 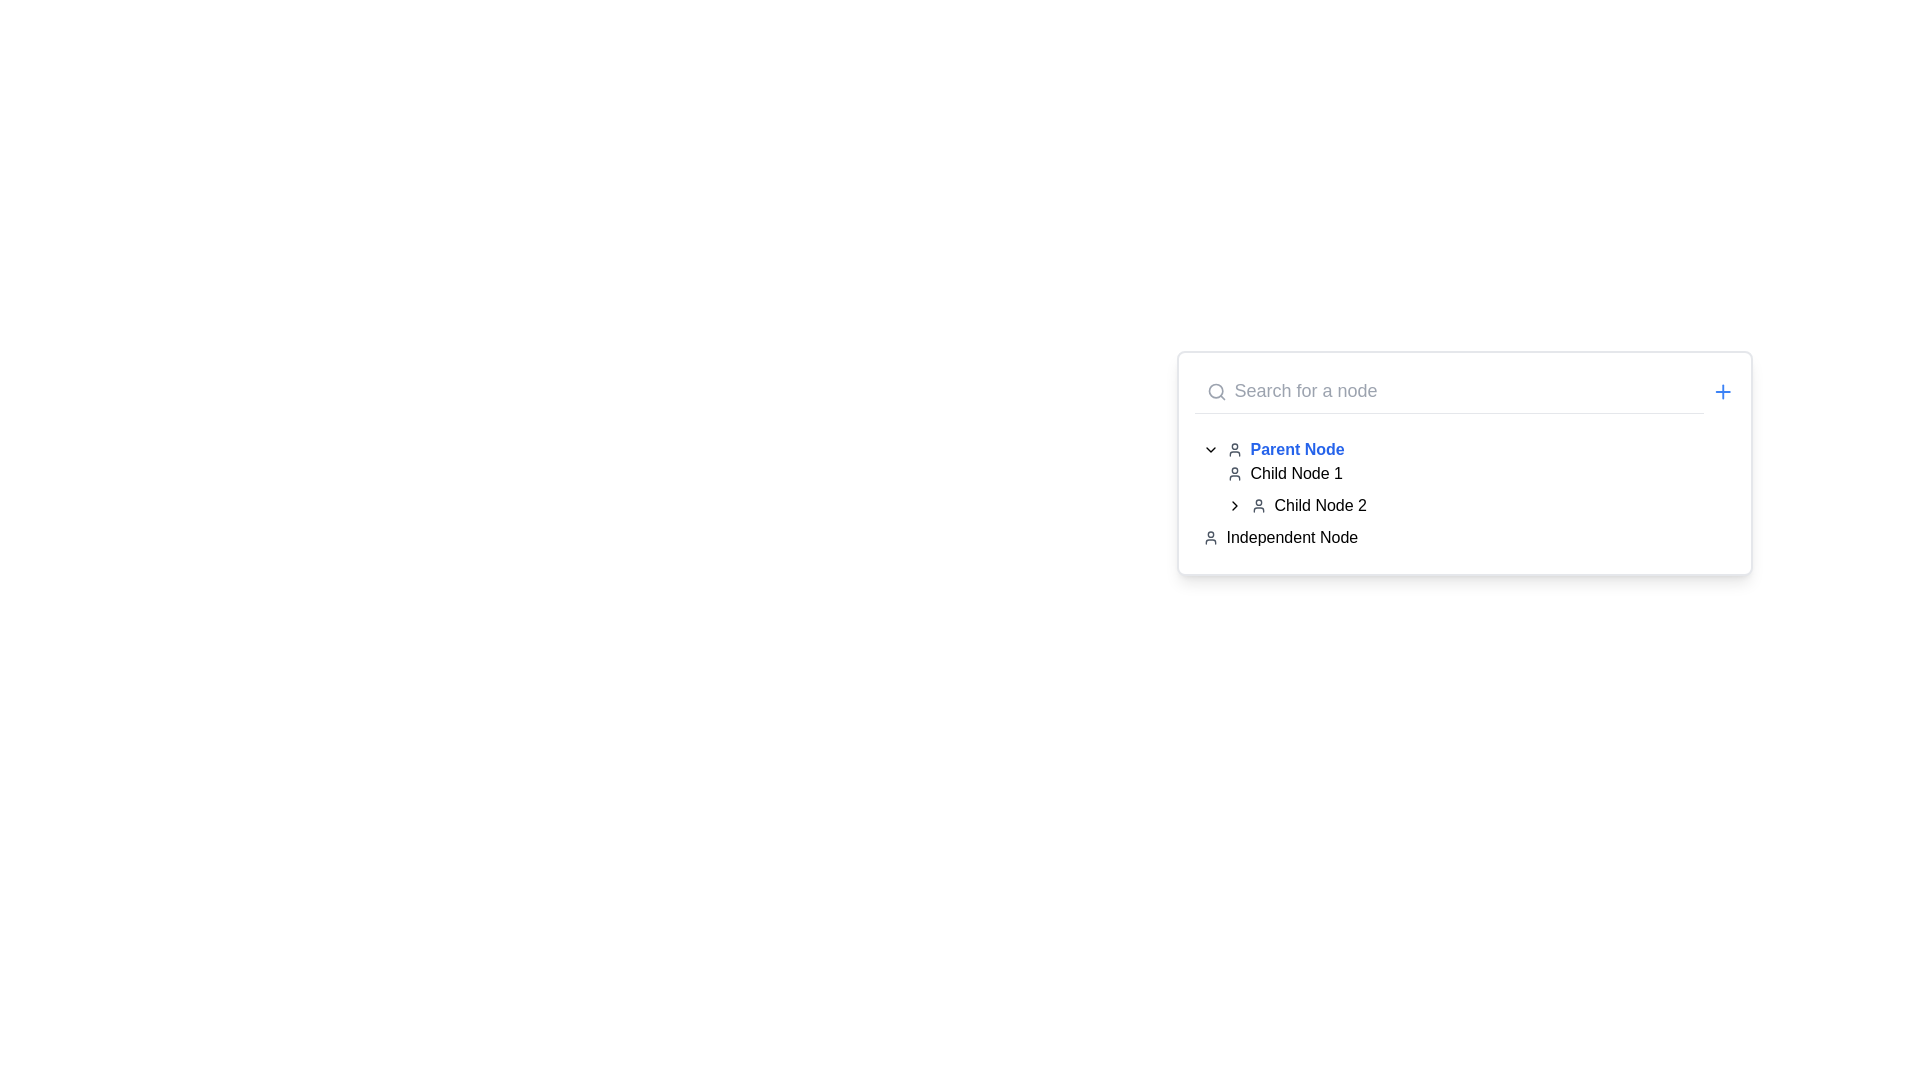 What do you see at coordinates (1722, 391) in the screenshot?
I see `the addition button located on the far-right side of the horizontal bar next to the search input field to observe the color change effect` at bounding box center [1722, 391].